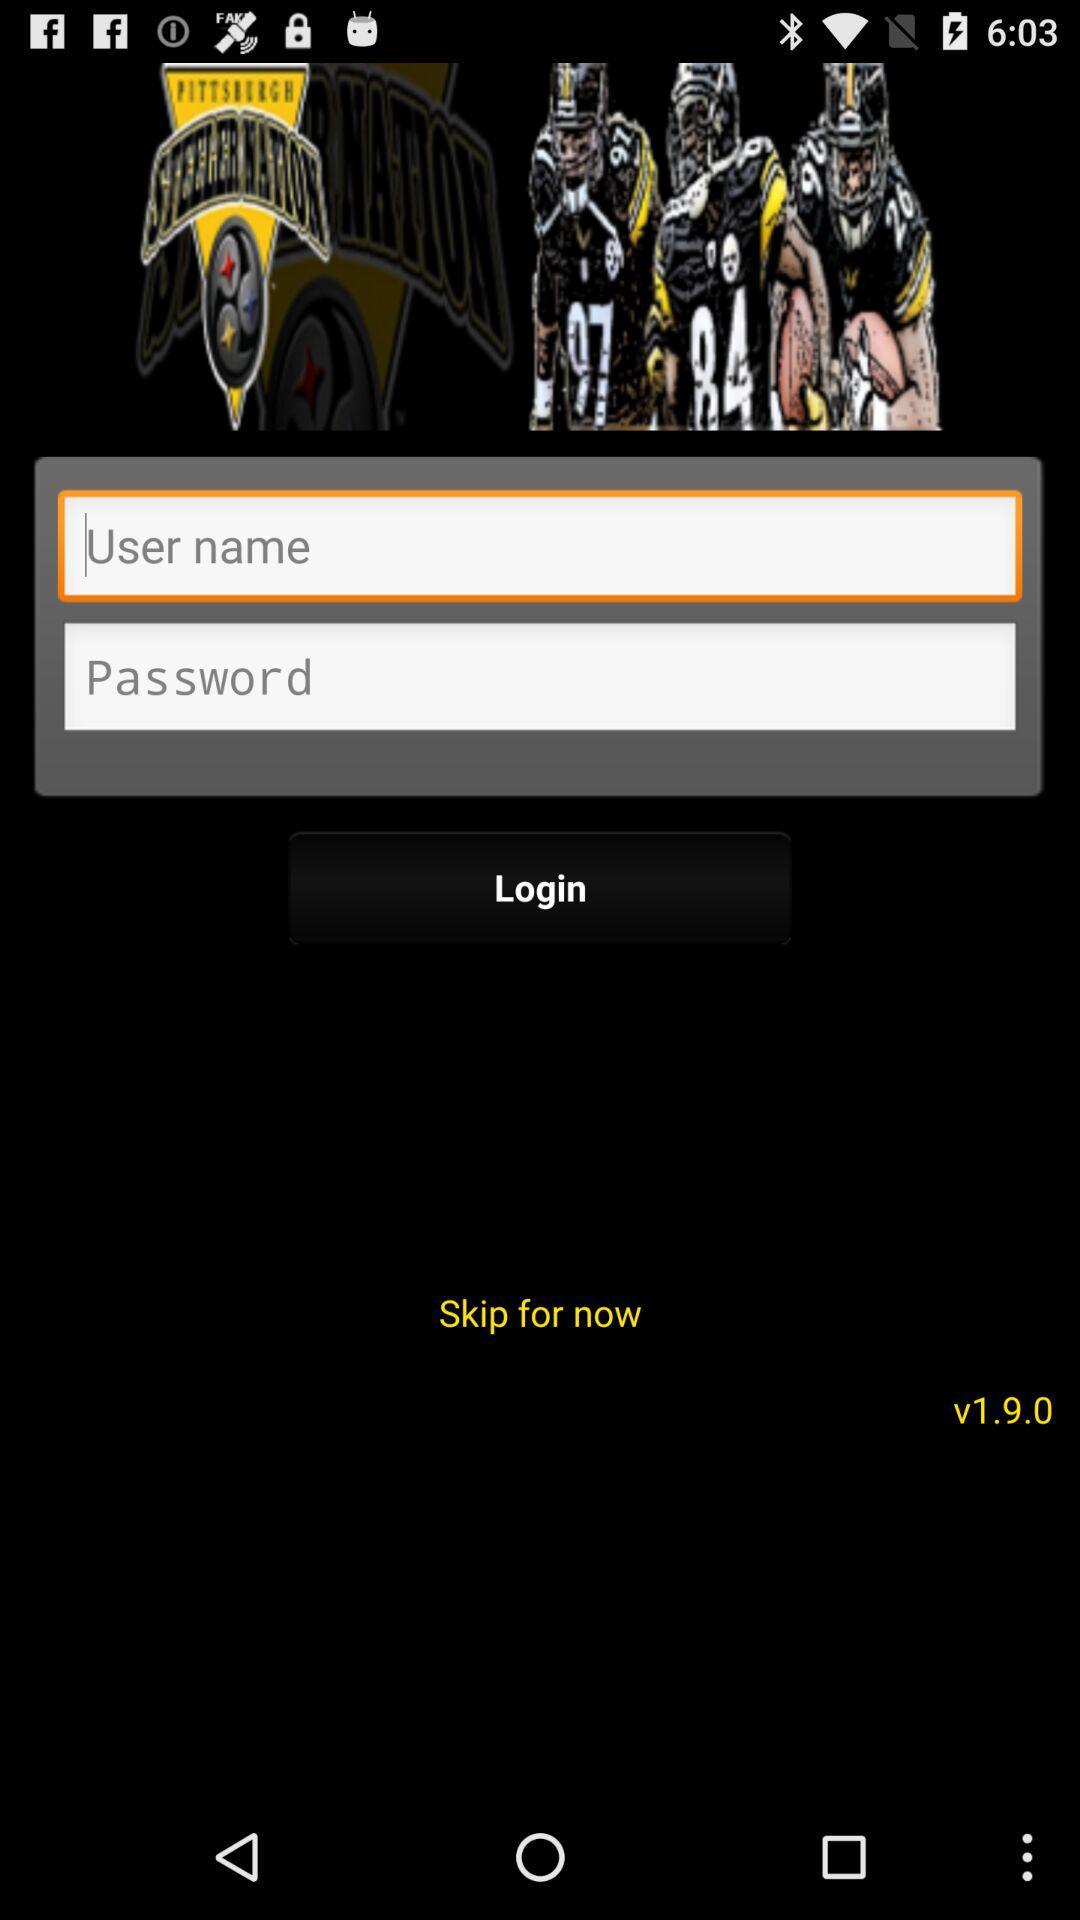  What do you see at coordinates (540, 551) in the screenshot?
I see `user name` at bounding box center [540, 551].